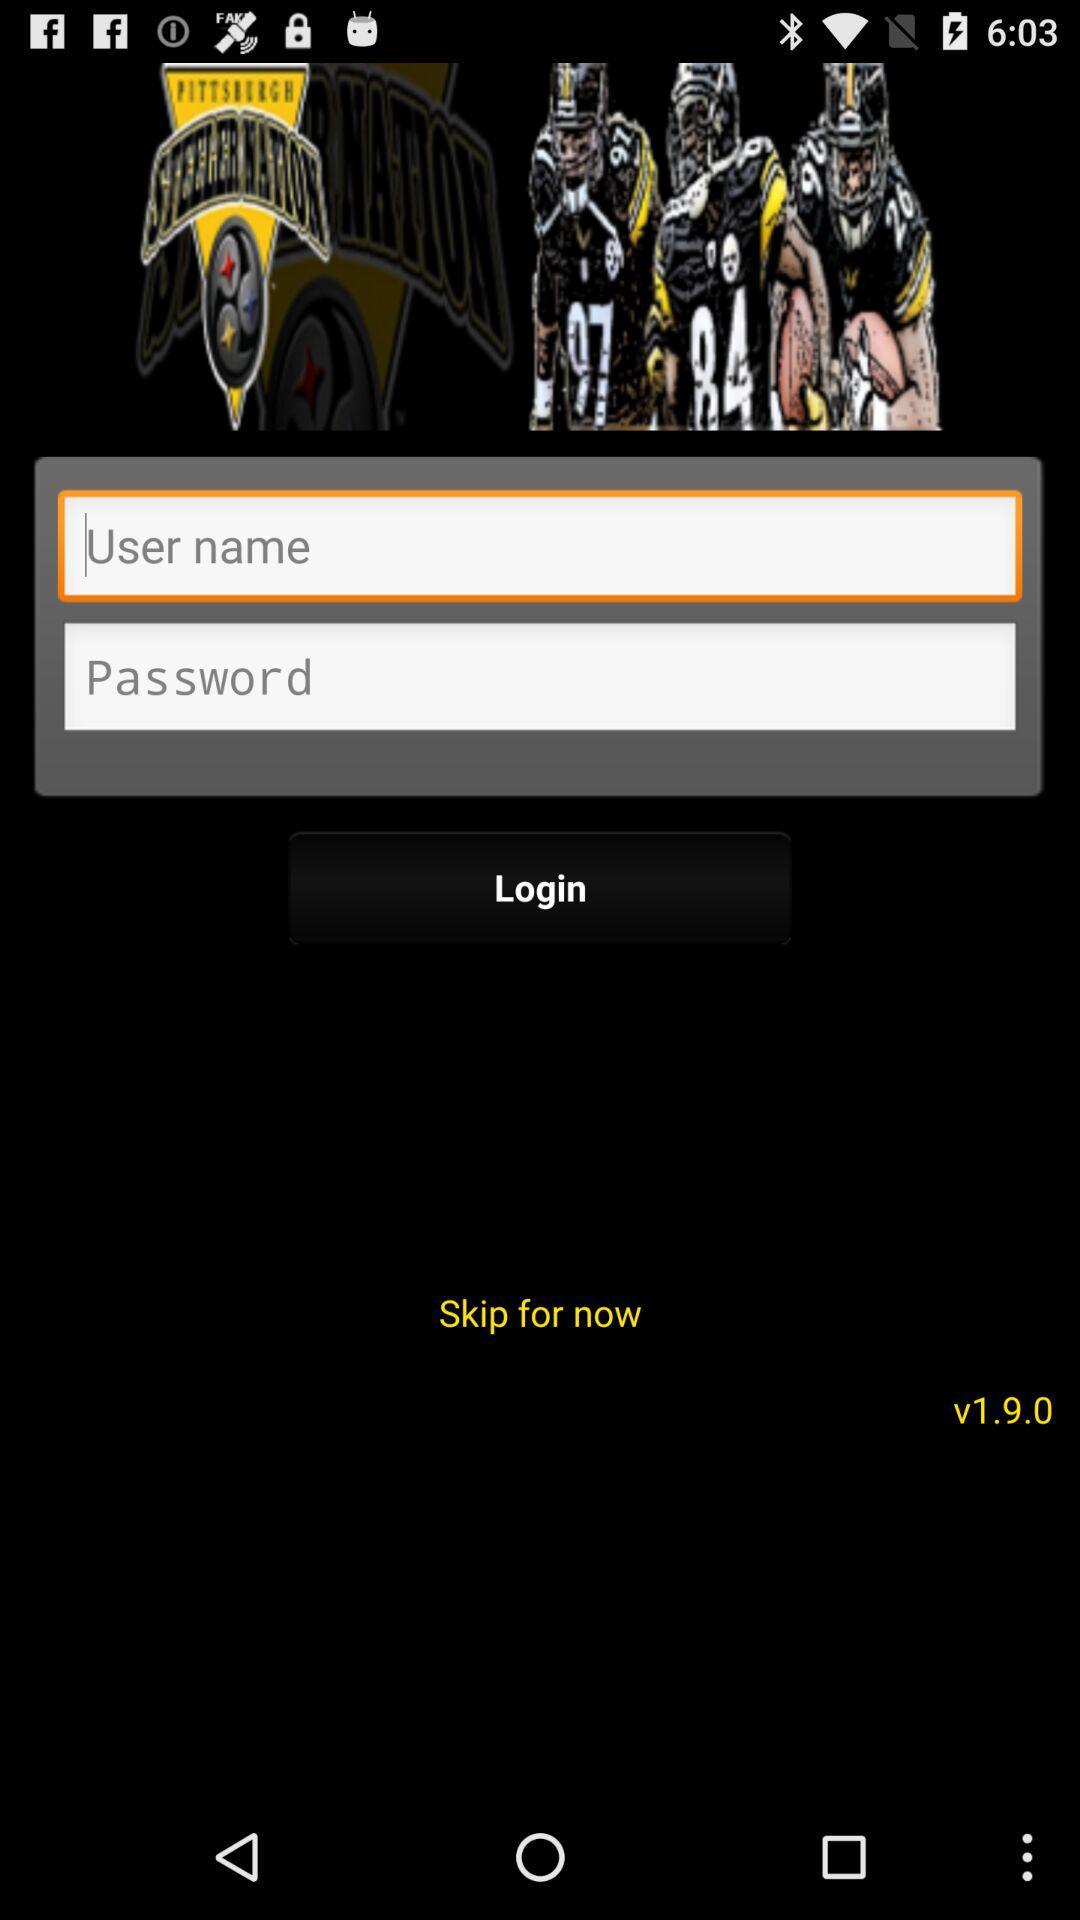  What do you see at coordinates (540, 551) in the screenshot?
I see `user name` at bounding box center [540, 551].